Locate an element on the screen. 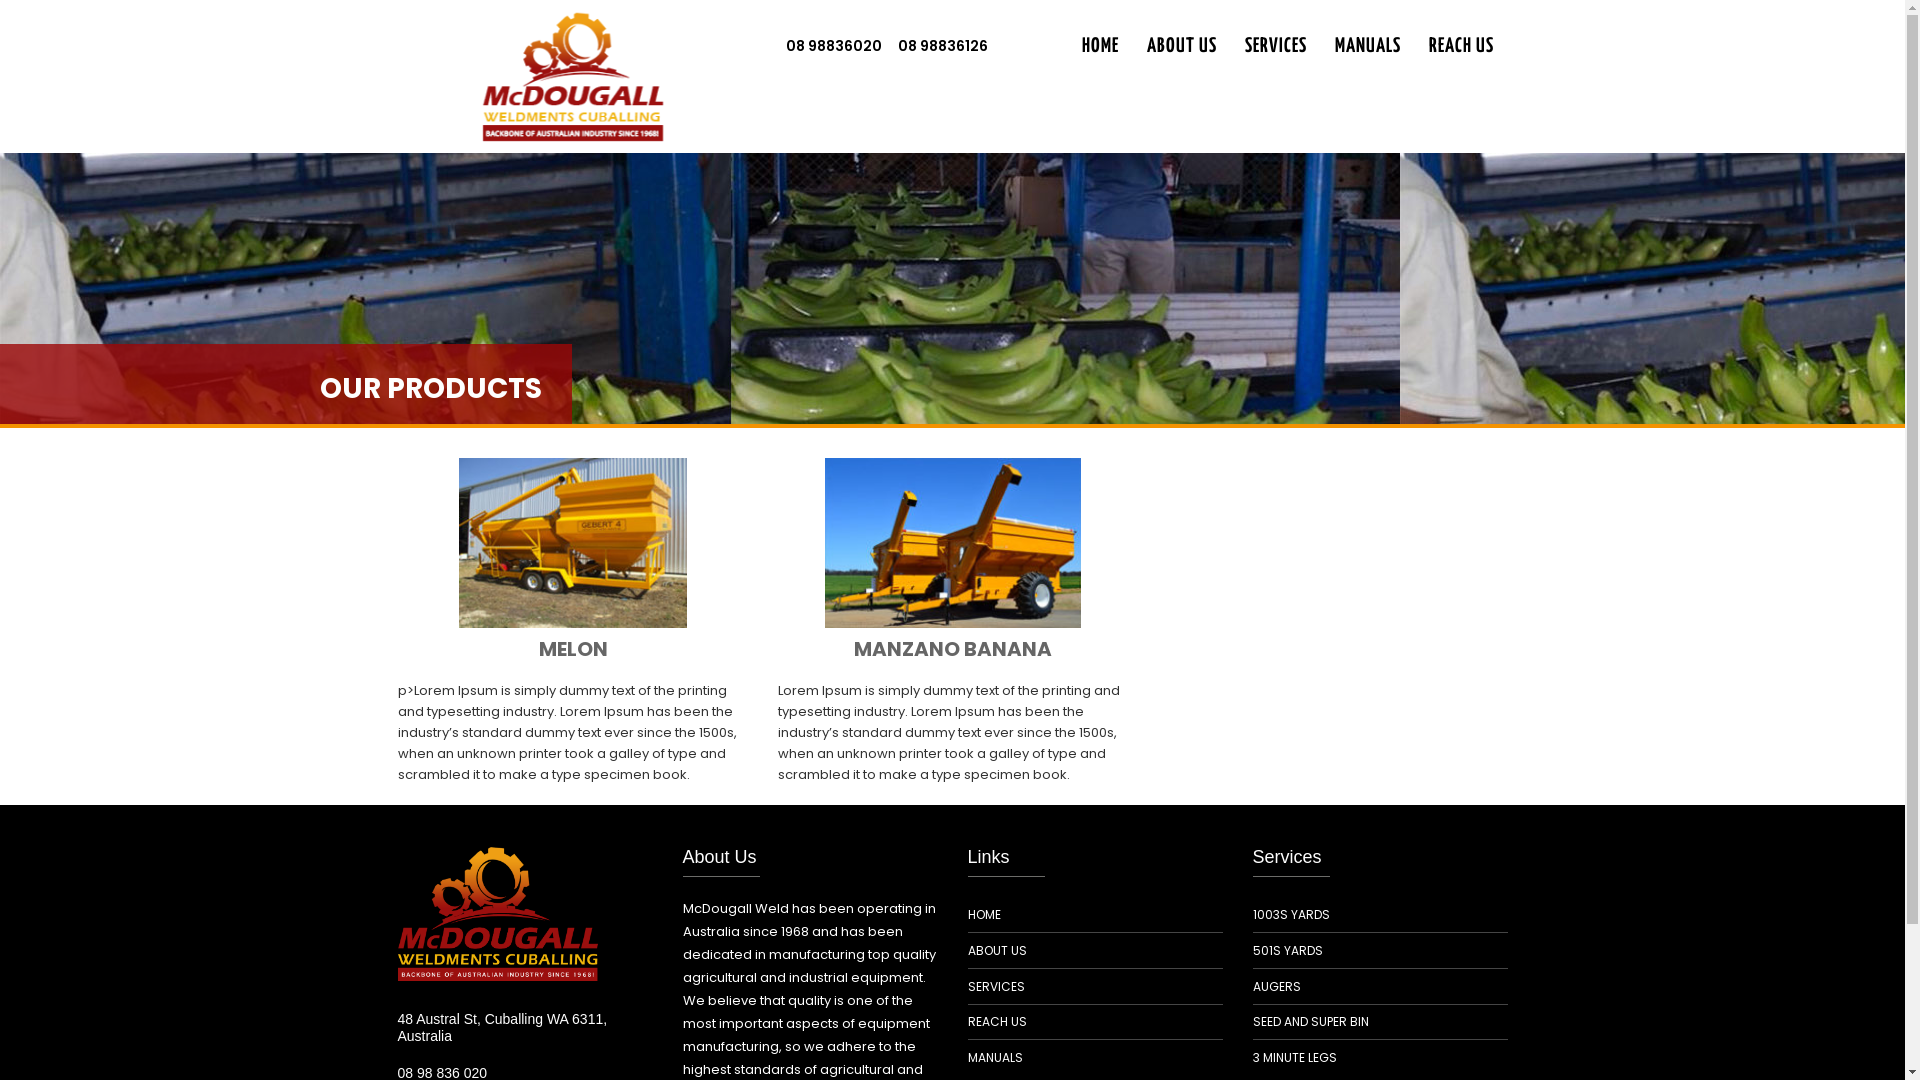 Image resolution: width=1920 pixels, height=1080 pixels. 'SERVICES' is located at coordinates (996, 985).